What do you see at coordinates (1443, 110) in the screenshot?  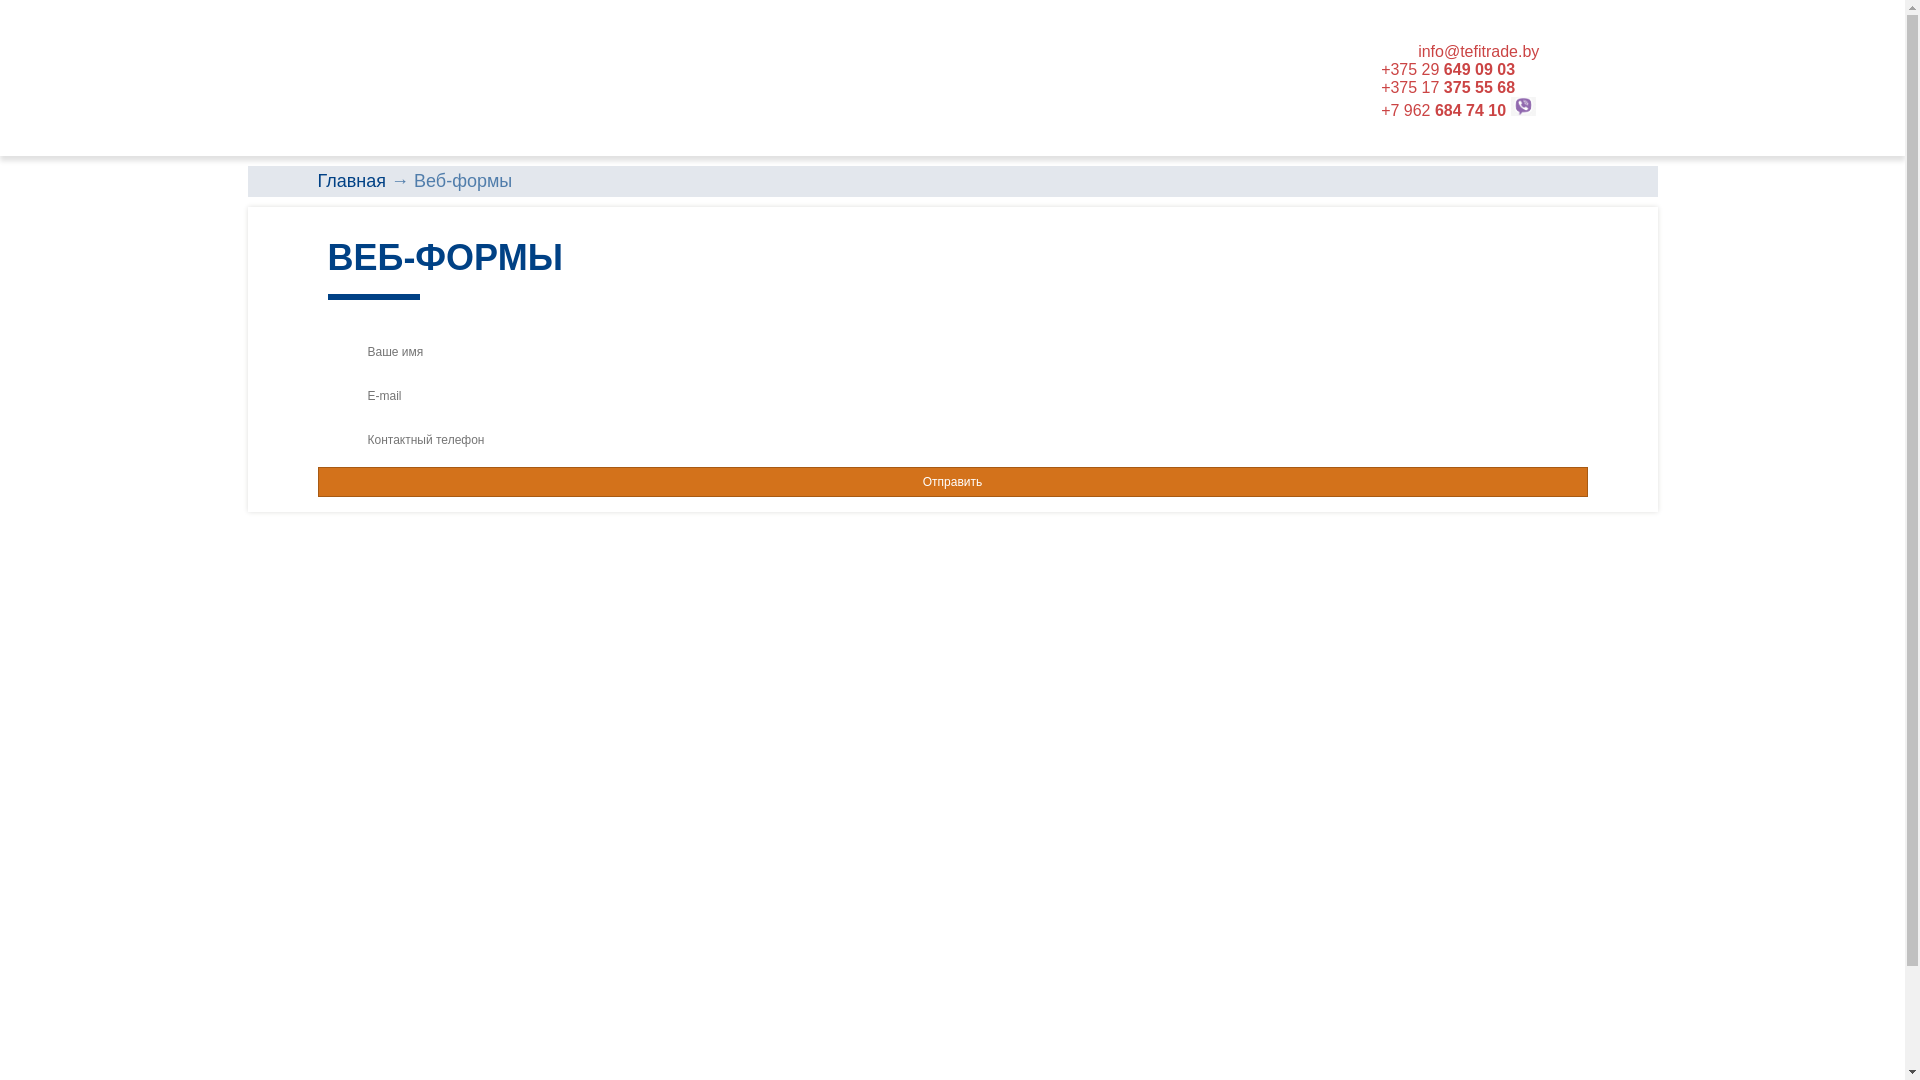 I see `'+7 962 684 74 10'` at bounding box center [1443, 110].